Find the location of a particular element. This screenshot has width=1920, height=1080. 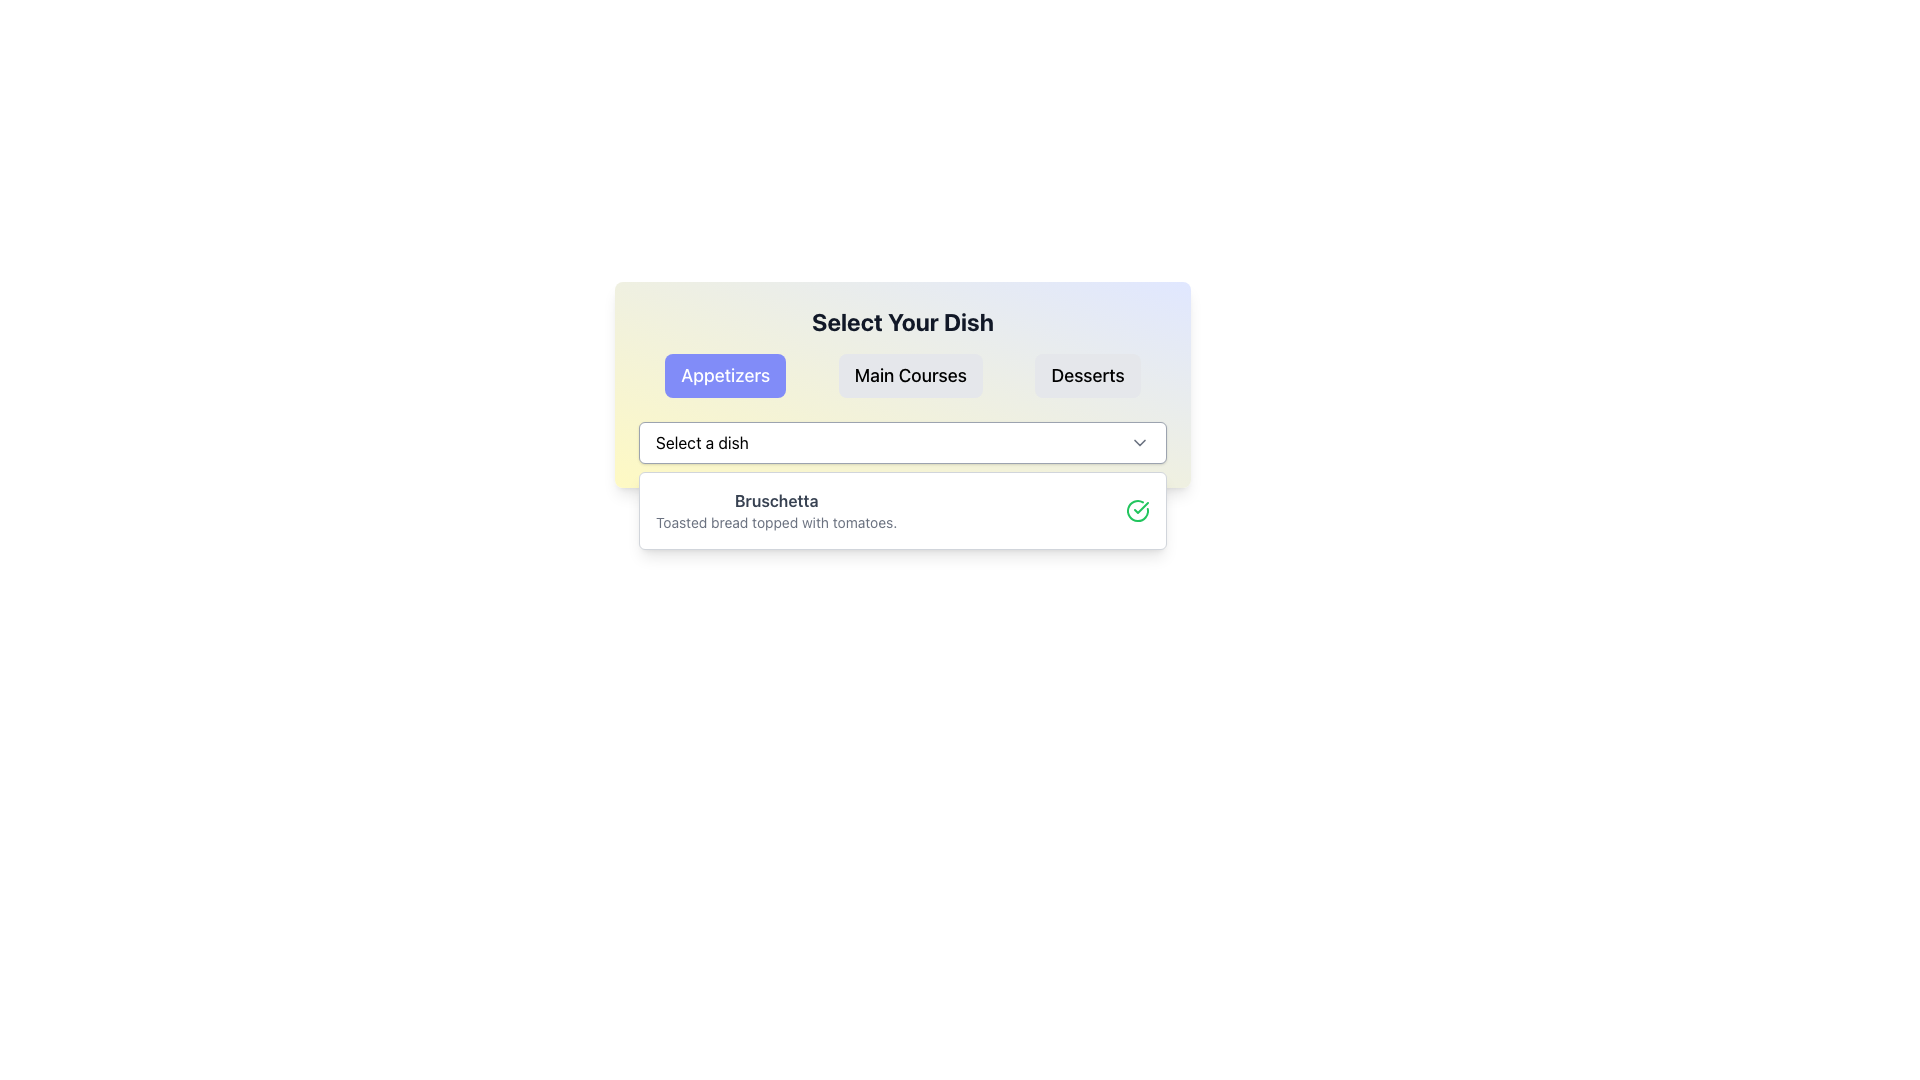

the text label 'Toasted bread topped with tomatoes.' which is visually located below the label 'Bruschetta' in a smaller, lighter gray font is located at coordinates (775, 522).